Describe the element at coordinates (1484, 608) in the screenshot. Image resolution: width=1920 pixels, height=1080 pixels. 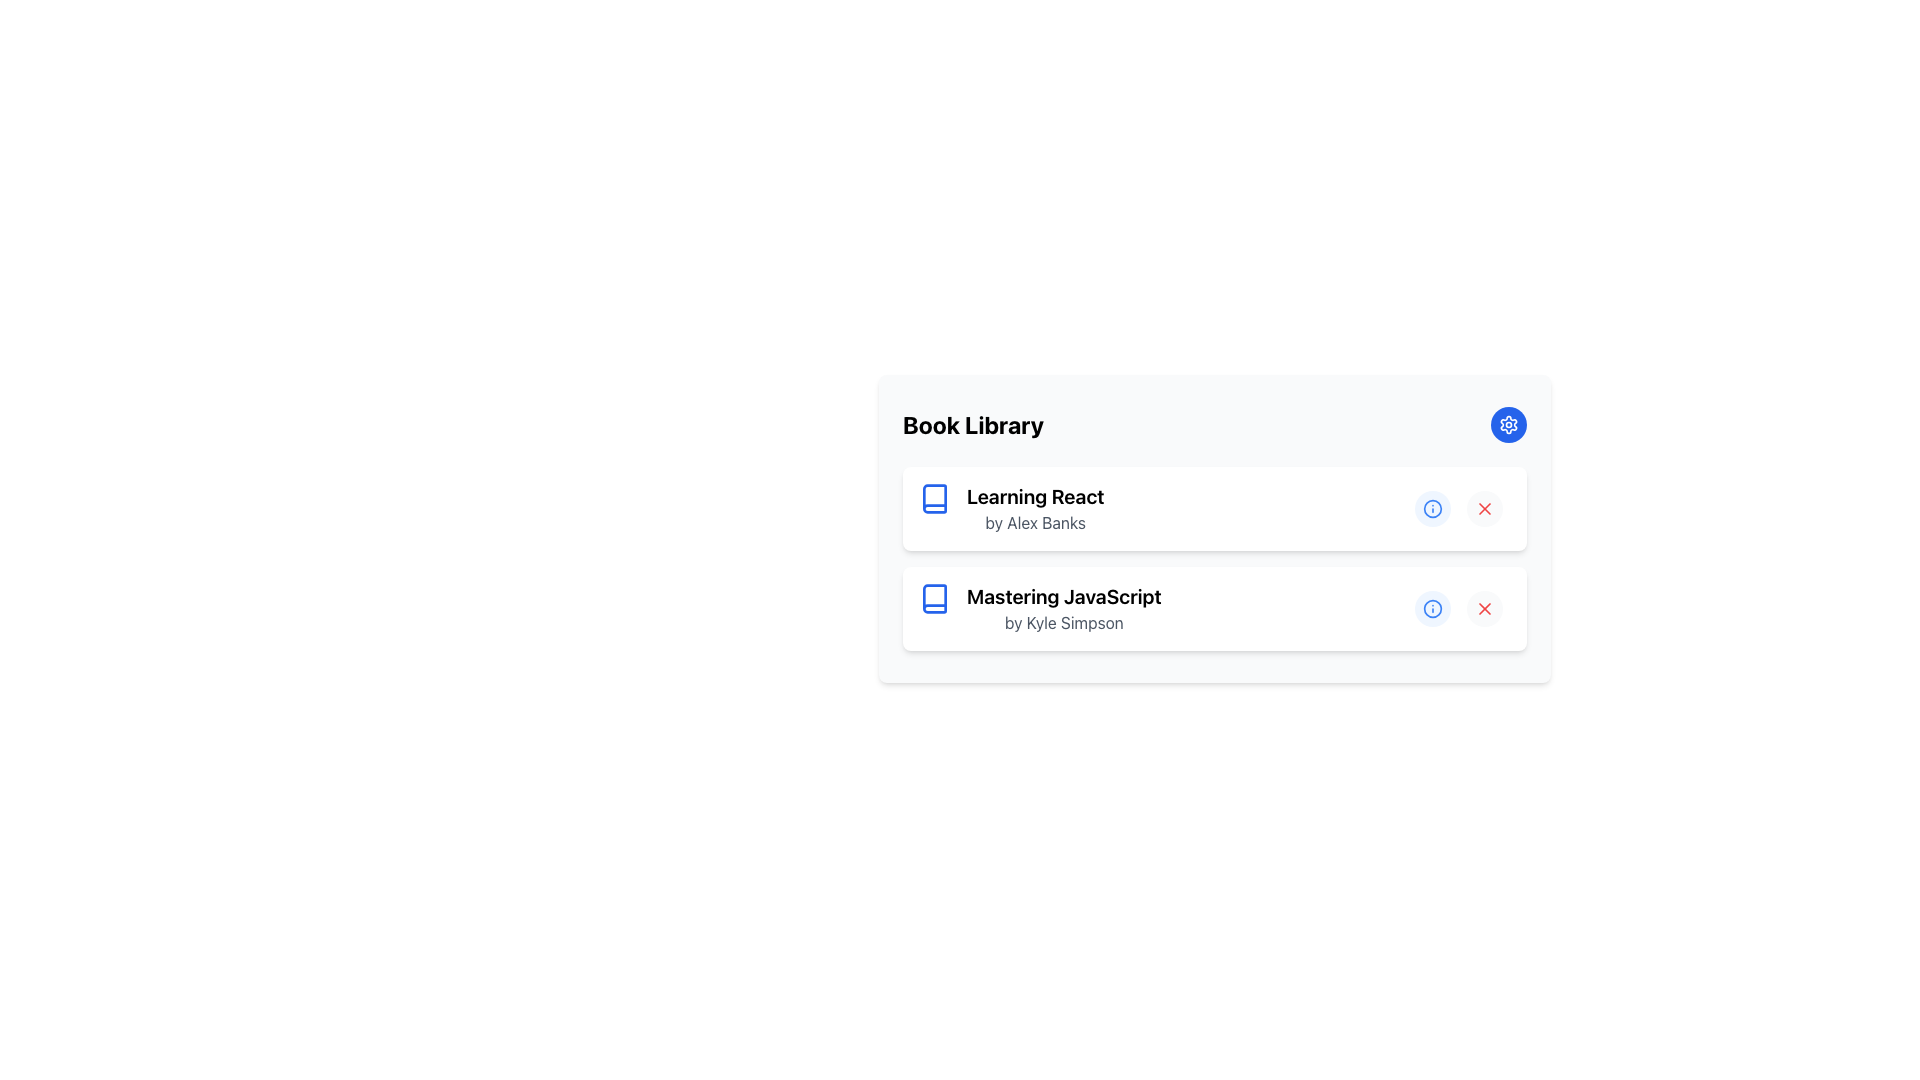
I see `the delete button located in the action section of the second book entry` at that location.